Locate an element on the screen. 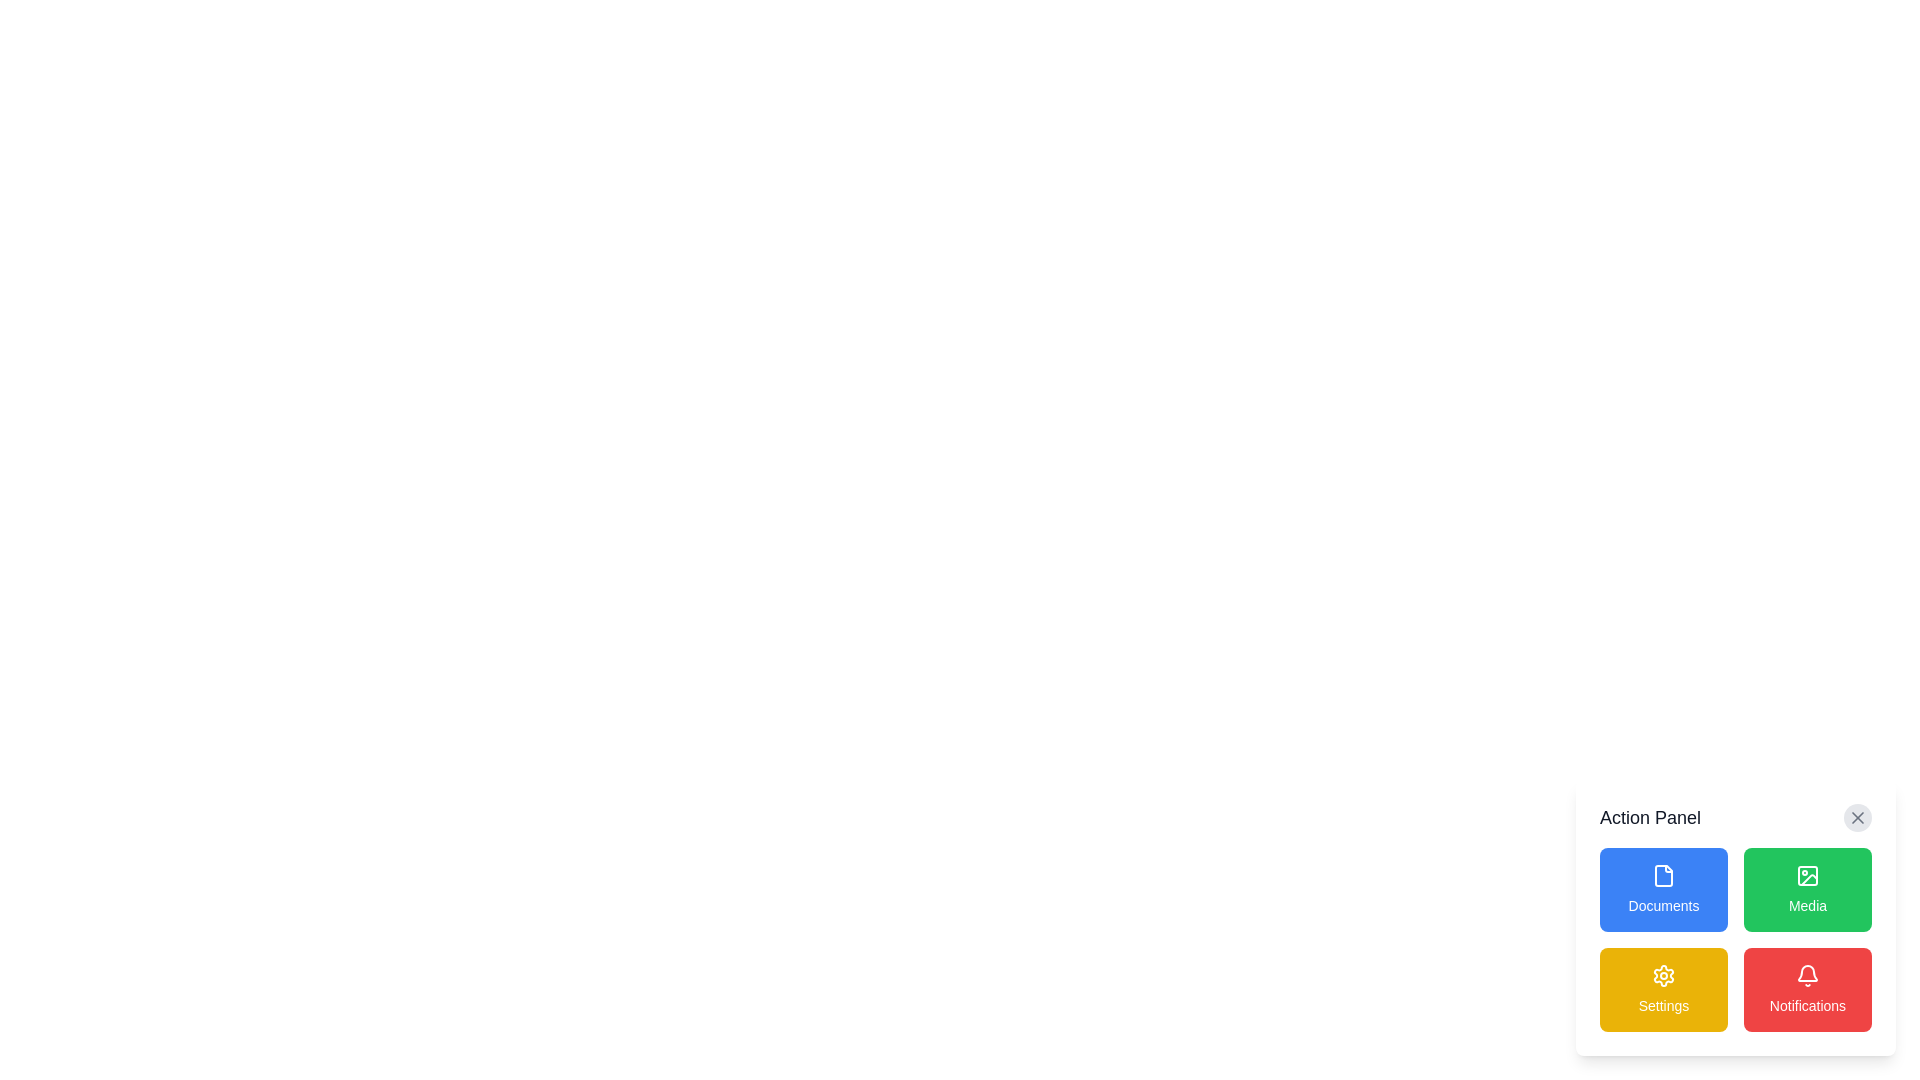 This screenshot has height=1080, width=1920. the settings button, which is the third button in a grid layout at the bottom-left of the panel is located at coordinates (1664, 990).